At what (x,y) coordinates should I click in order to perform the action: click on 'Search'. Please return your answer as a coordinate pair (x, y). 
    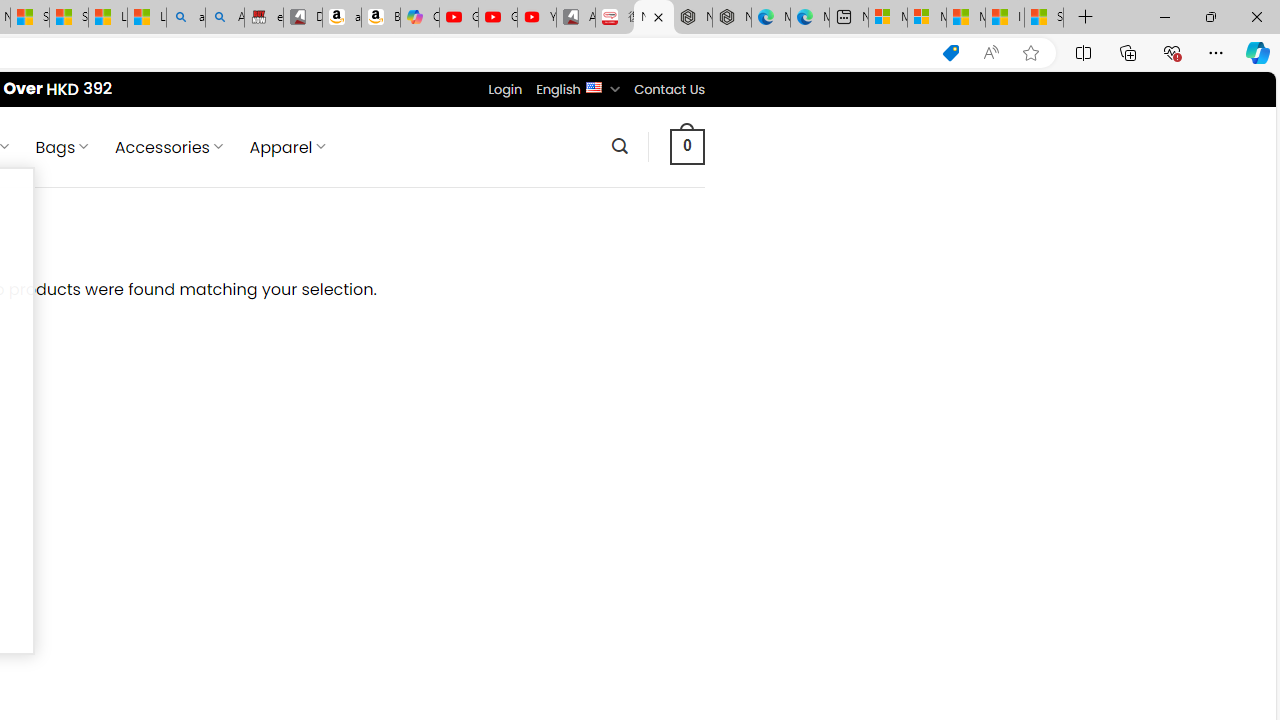
    Looking at the image, I should click on (618, 145).